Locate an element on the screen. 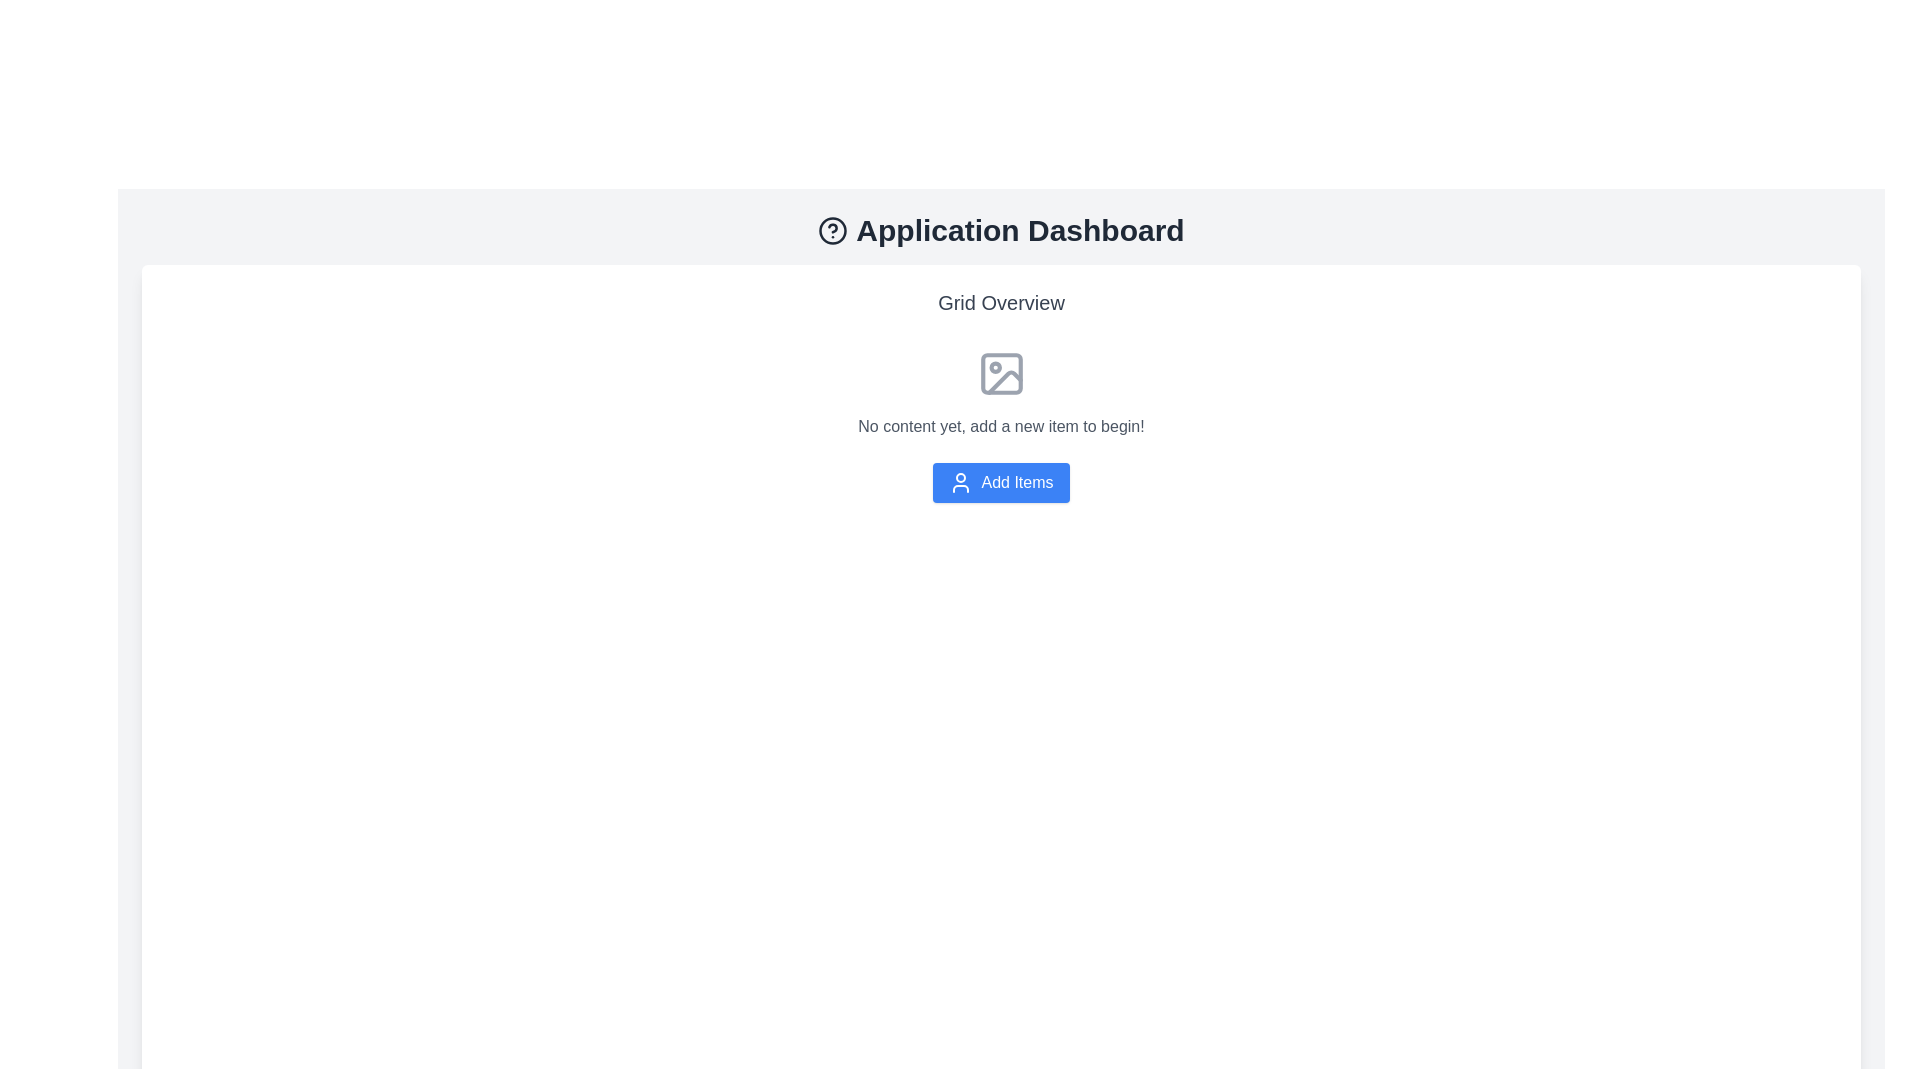 This screenshot has height=1080, width=1920. the gray outlined icon resembling an image with a square and circle layout, which is centrally positioned above the text 'No content yet, add a new item to begin!' is located at coordinates (1001, 374).